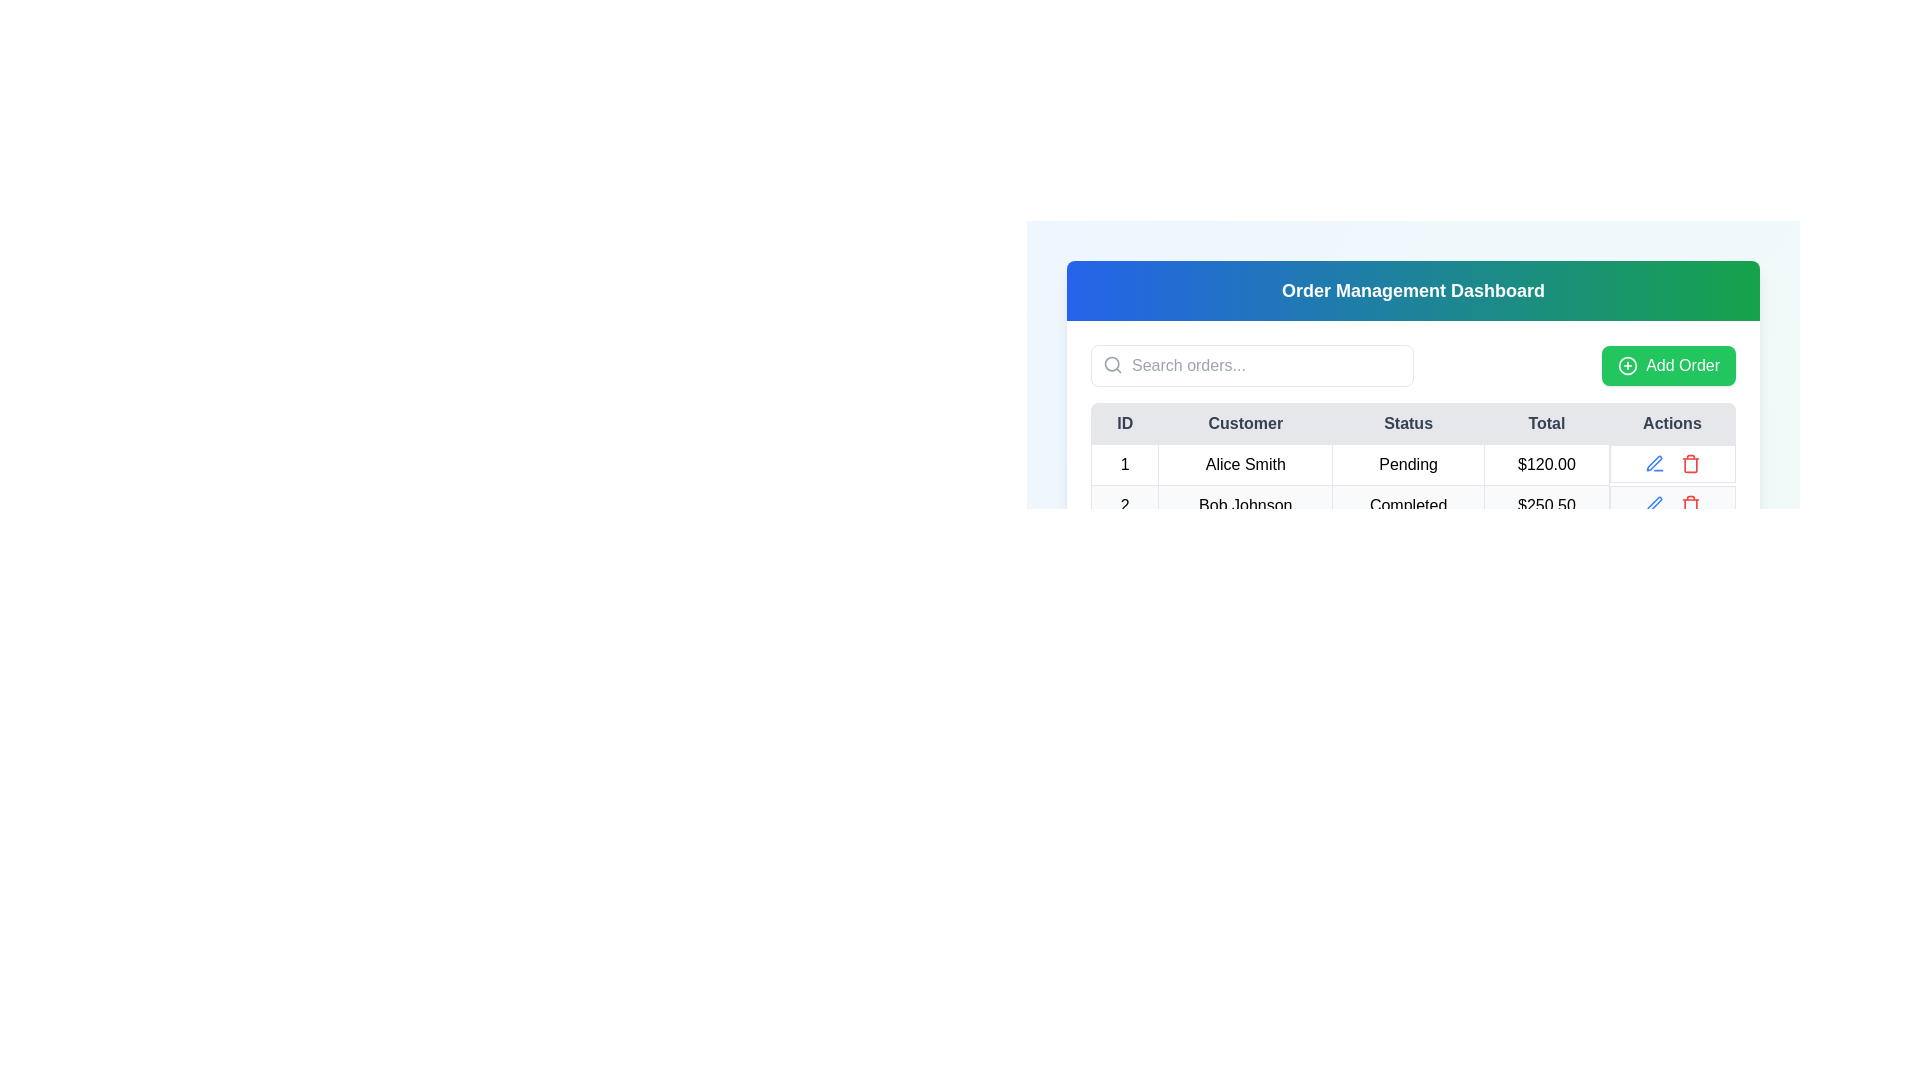 Image resolution: width=1920 pixels, height=1080 pixels. What do you see at coordinates (1251, 366) in the screenshot?
I see `the search input field located at the top-left side of the interface, before the green 'Add Order' button` at bounding box center [1251, 366].